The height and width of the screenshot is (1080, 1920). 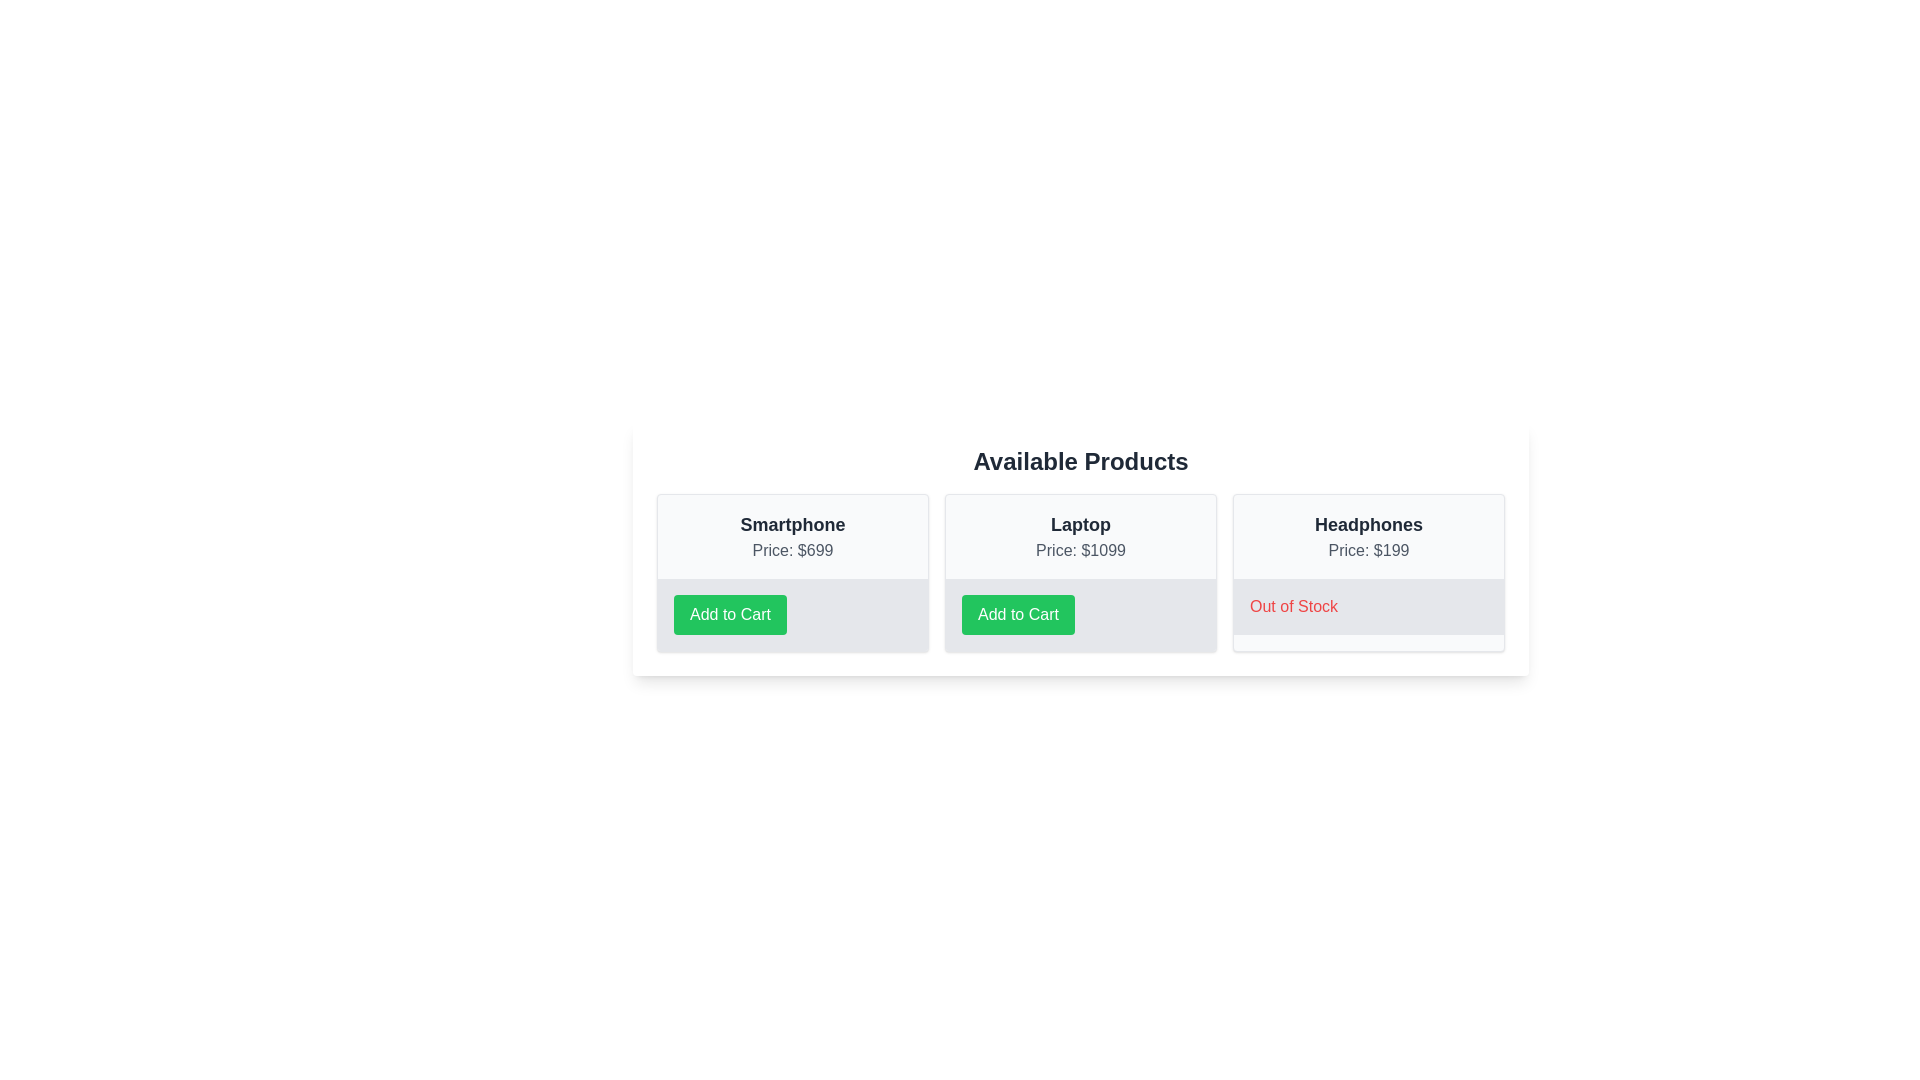 I want to click on product details displayed in the rightmost product card for 'Headphones', which includes the name in bold and the price '$199', so click(x=1367, y=535).